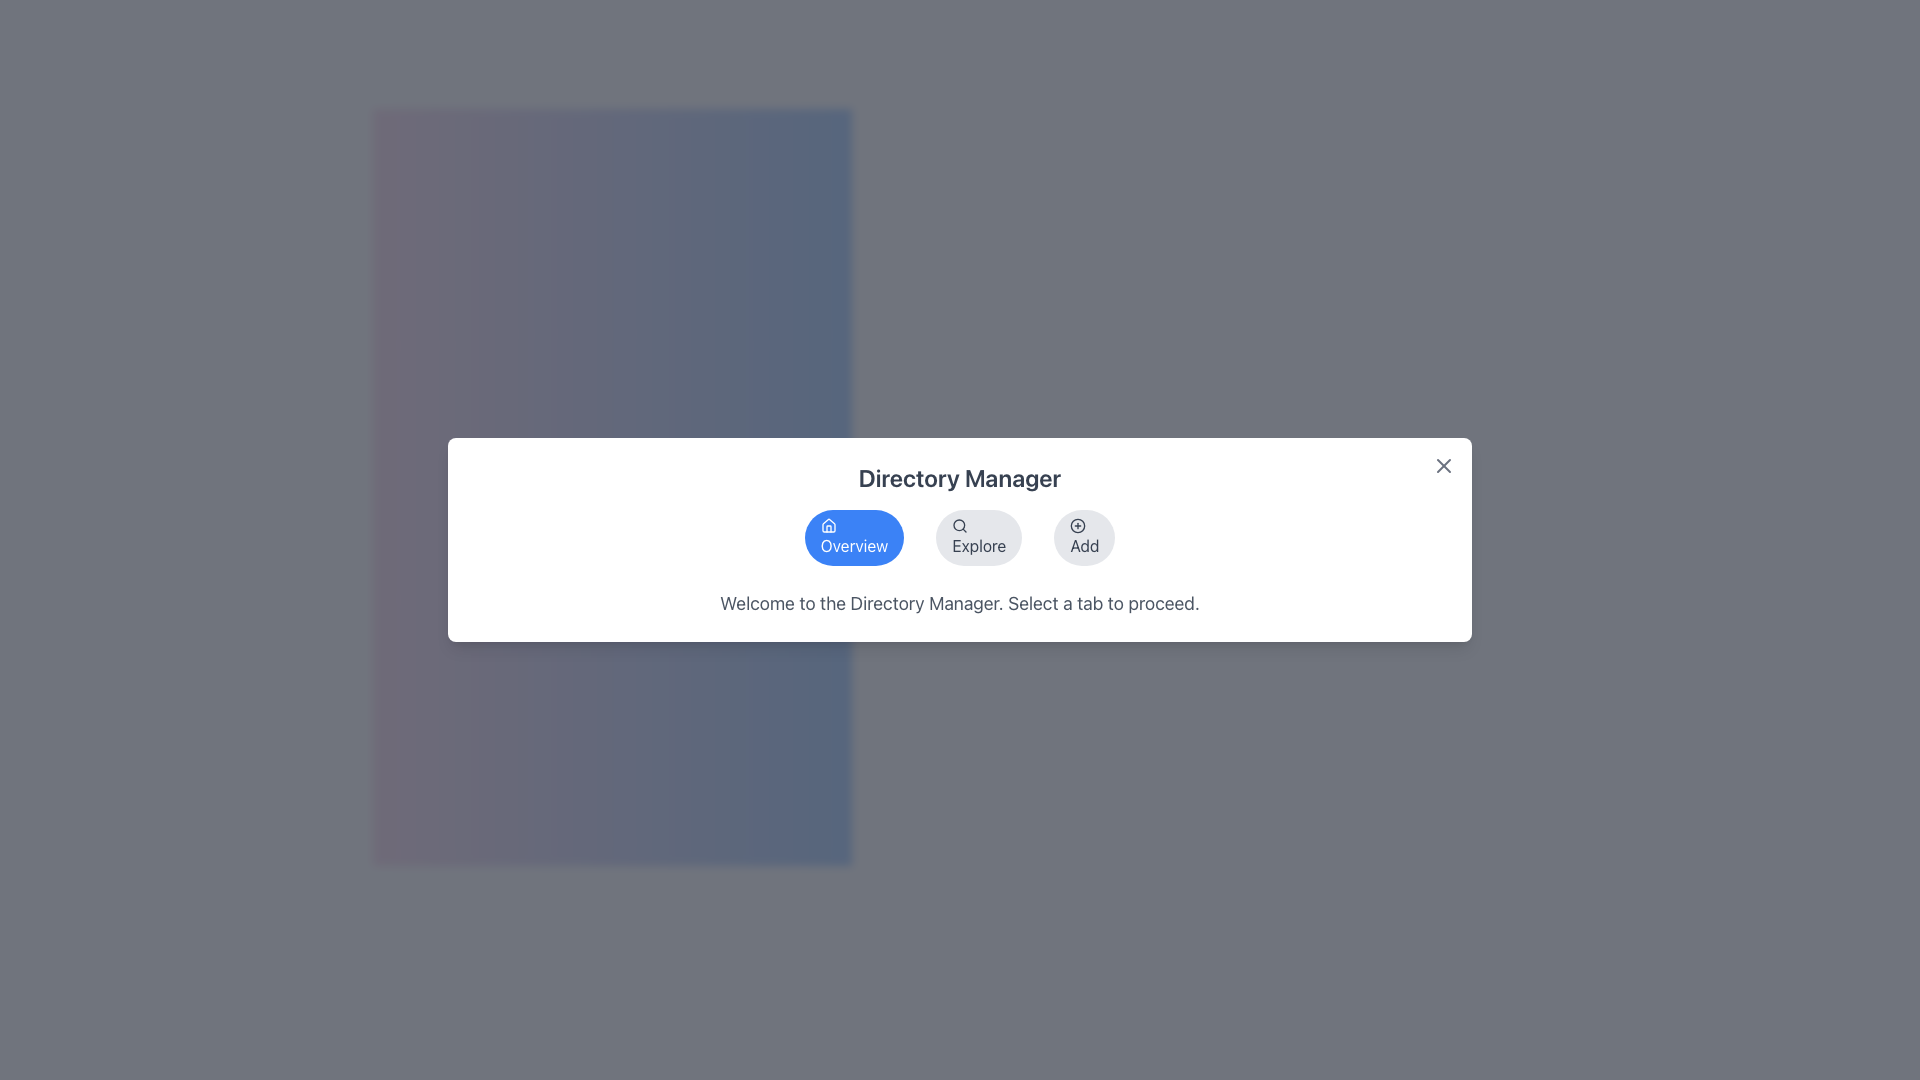 The width and height of the screenshot is (1920, 1080). Describe the element at coordinates (828, 524) in the screenshot. I see `the house-shaped icon with geometric lines, styled in a minimalist design with a blue background, located inside the 'Overview' button on the left side` at that location.